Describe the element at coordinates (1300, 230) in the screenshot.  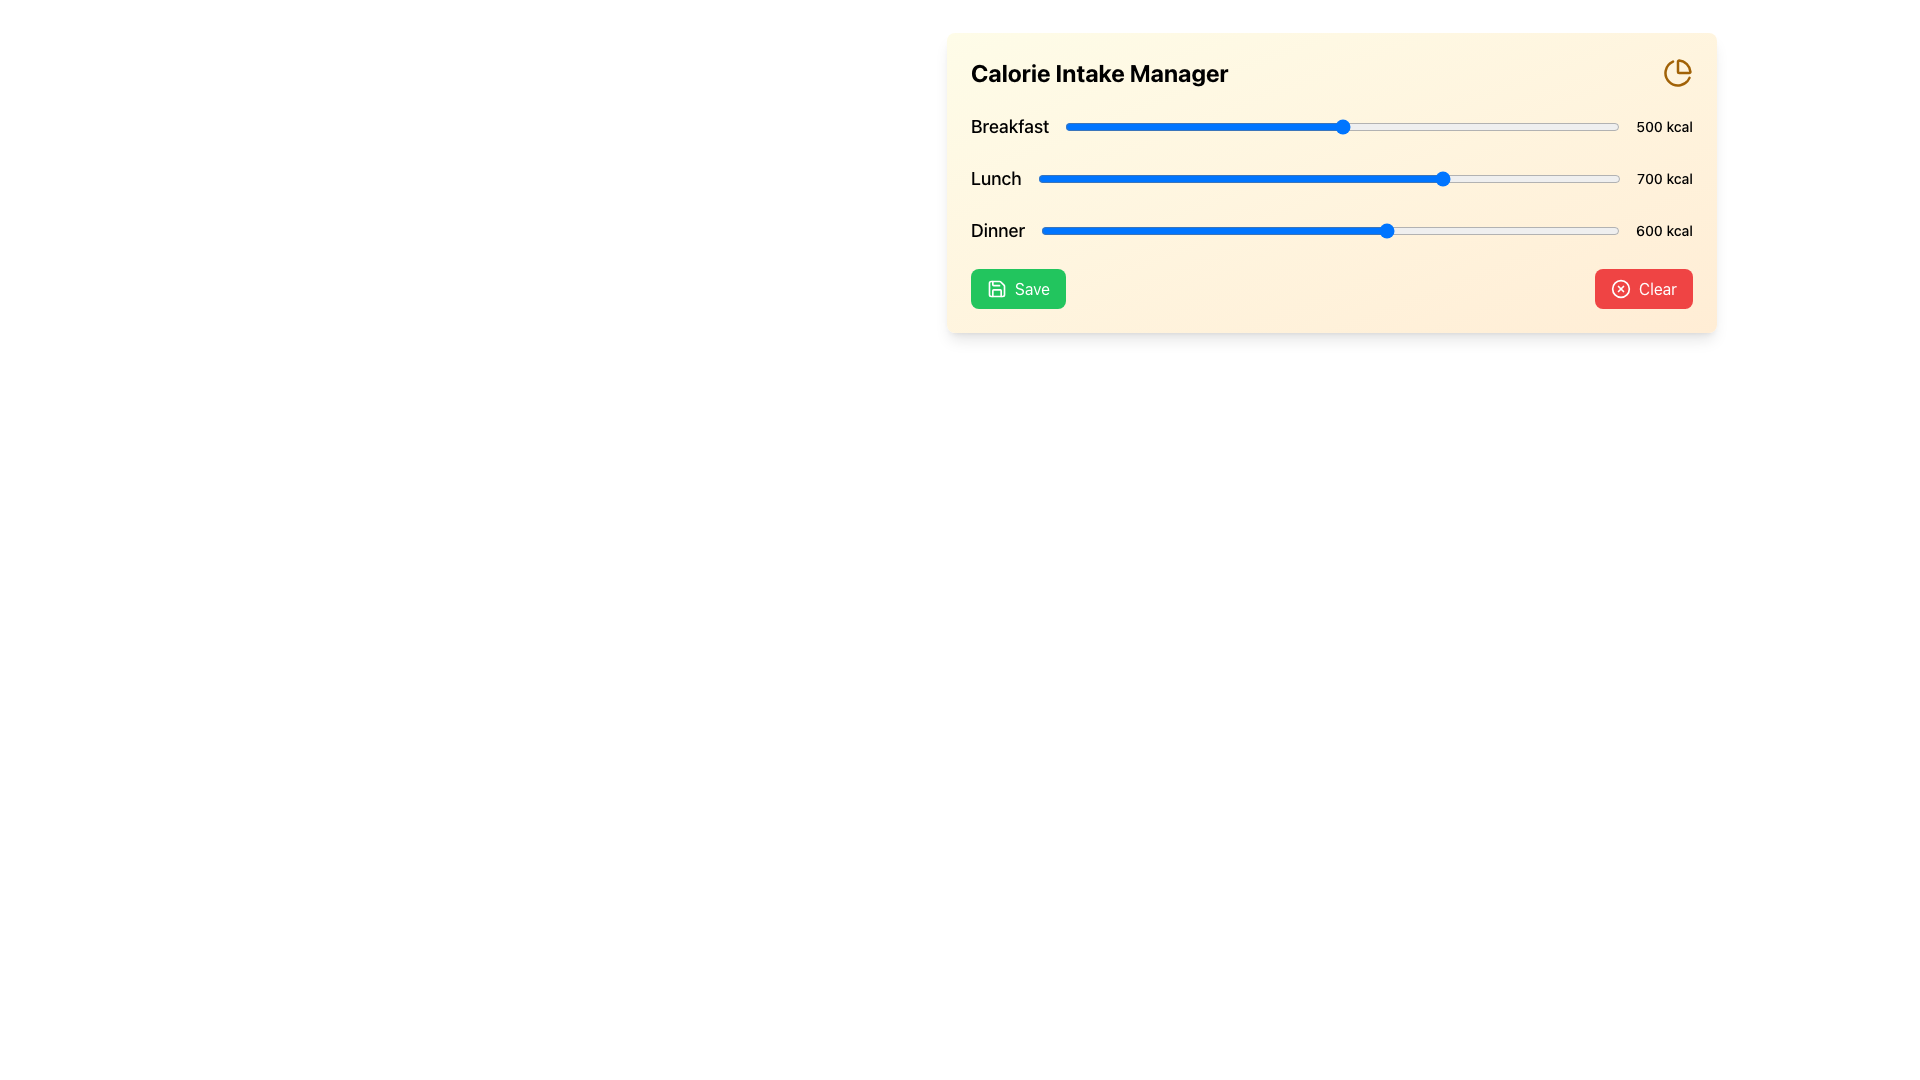
I see `Dinner kcal` at that location.